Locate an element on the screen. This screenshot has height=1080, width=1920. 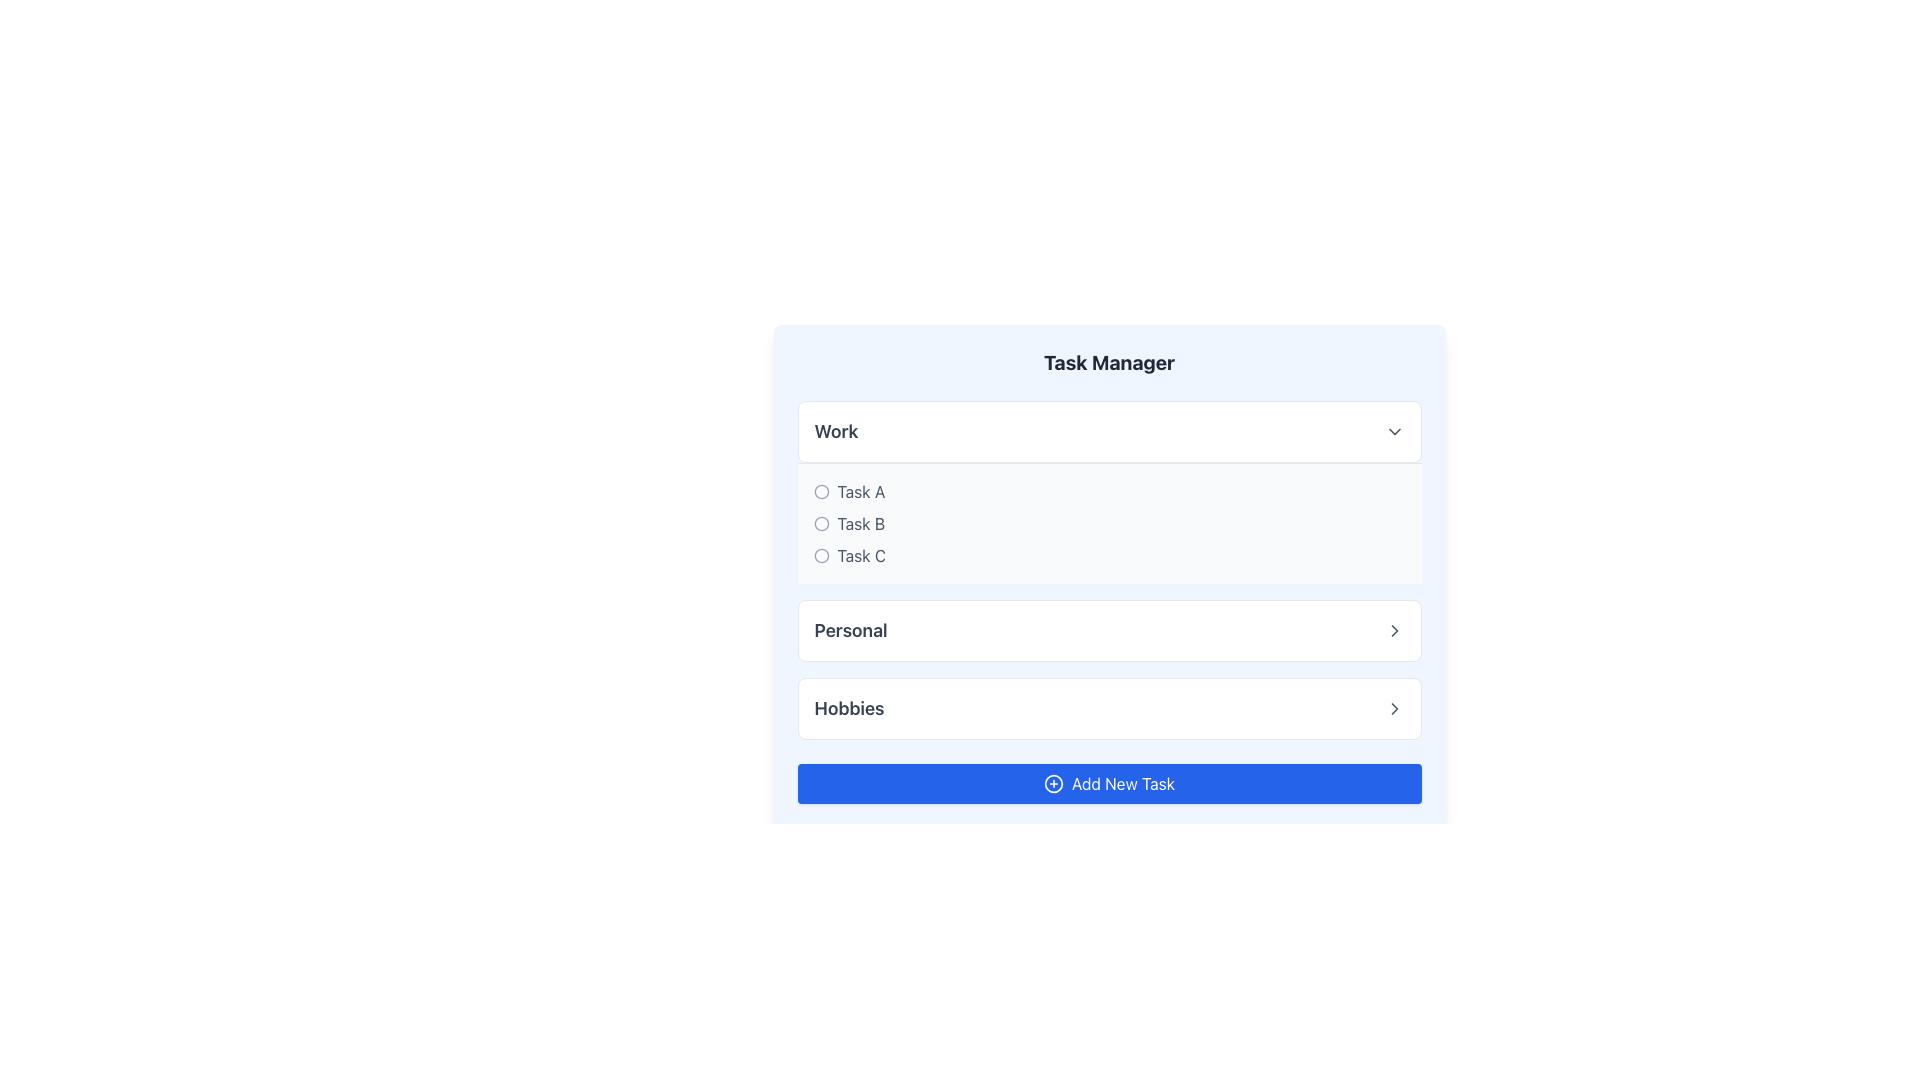
the circular radio button with a gray outline is located at coordinates (821, 523).